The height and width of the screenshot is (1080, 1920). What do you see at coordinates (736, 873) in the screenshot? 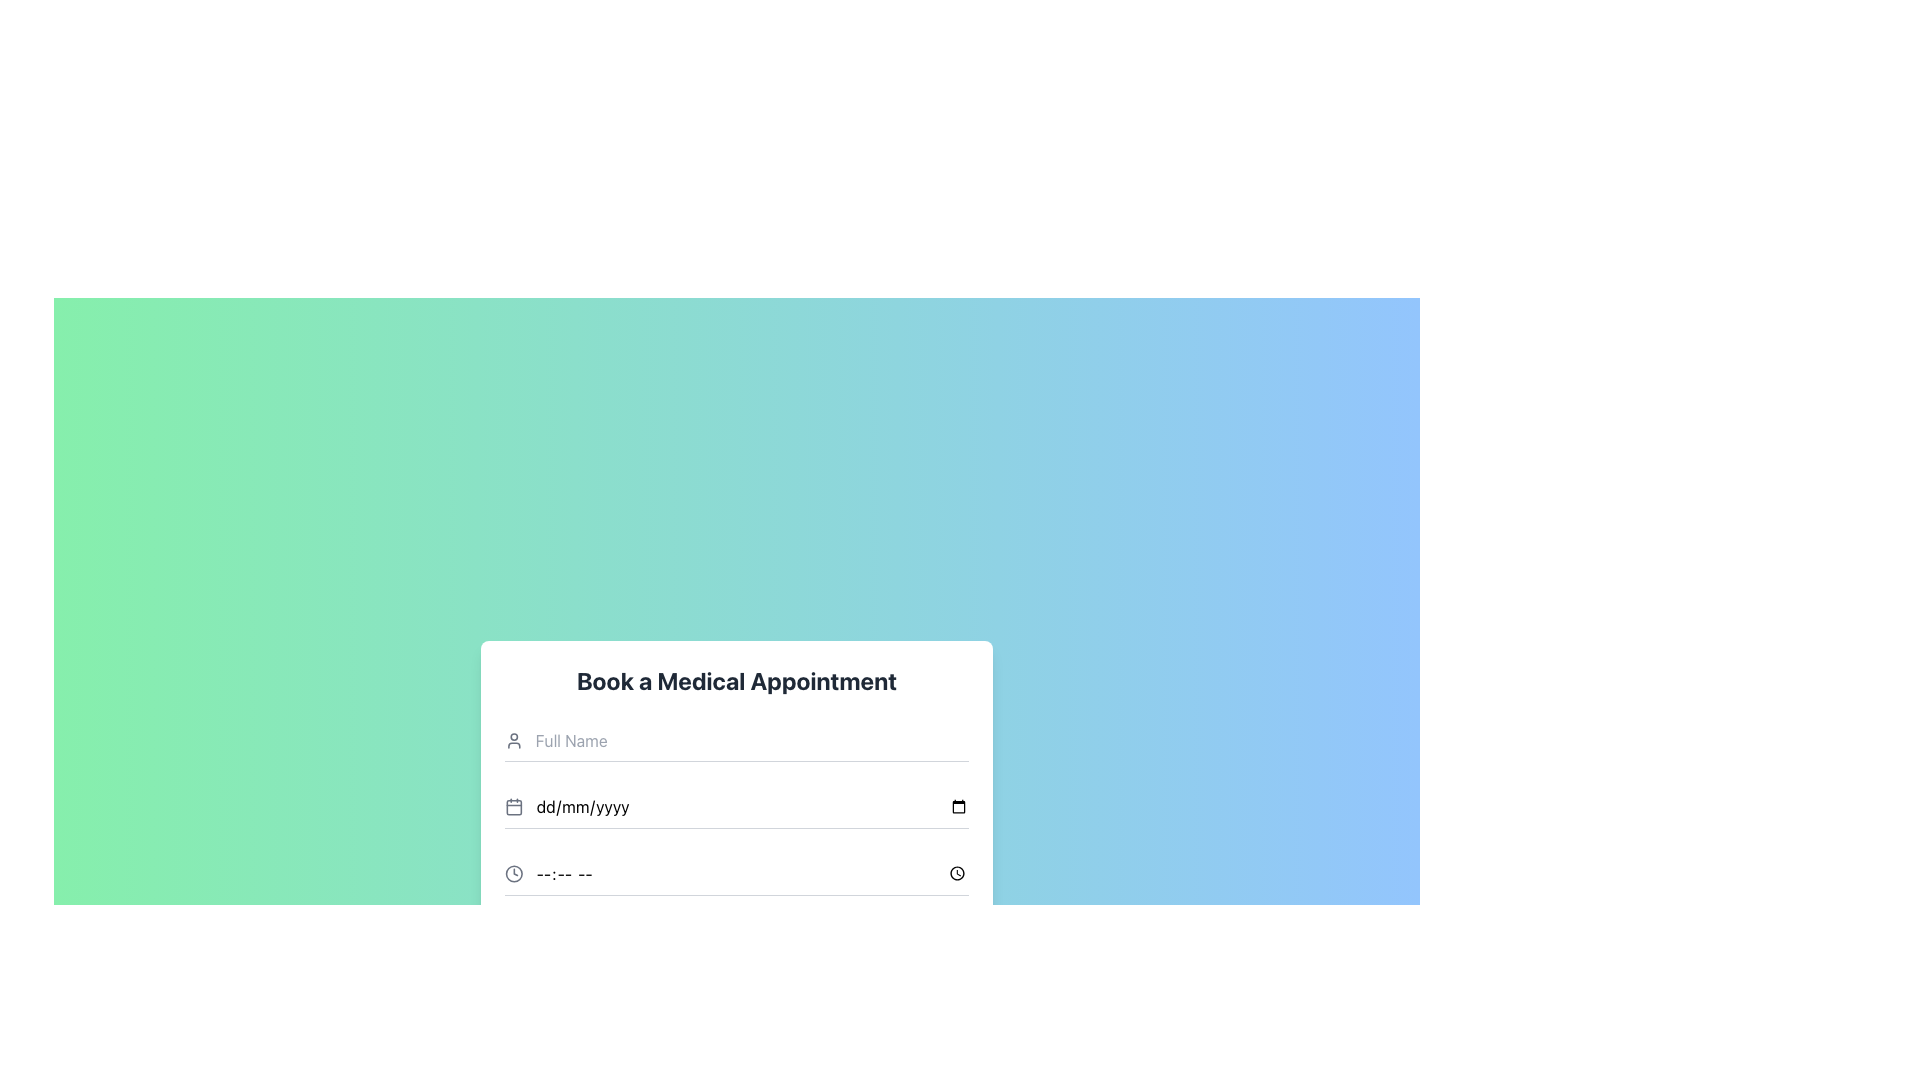
I see `the Time input field located in the 'Book a Medical Appointment' form, which is the fourth input field below the 'Appointment Date' field` at bounding box center [736, 873].